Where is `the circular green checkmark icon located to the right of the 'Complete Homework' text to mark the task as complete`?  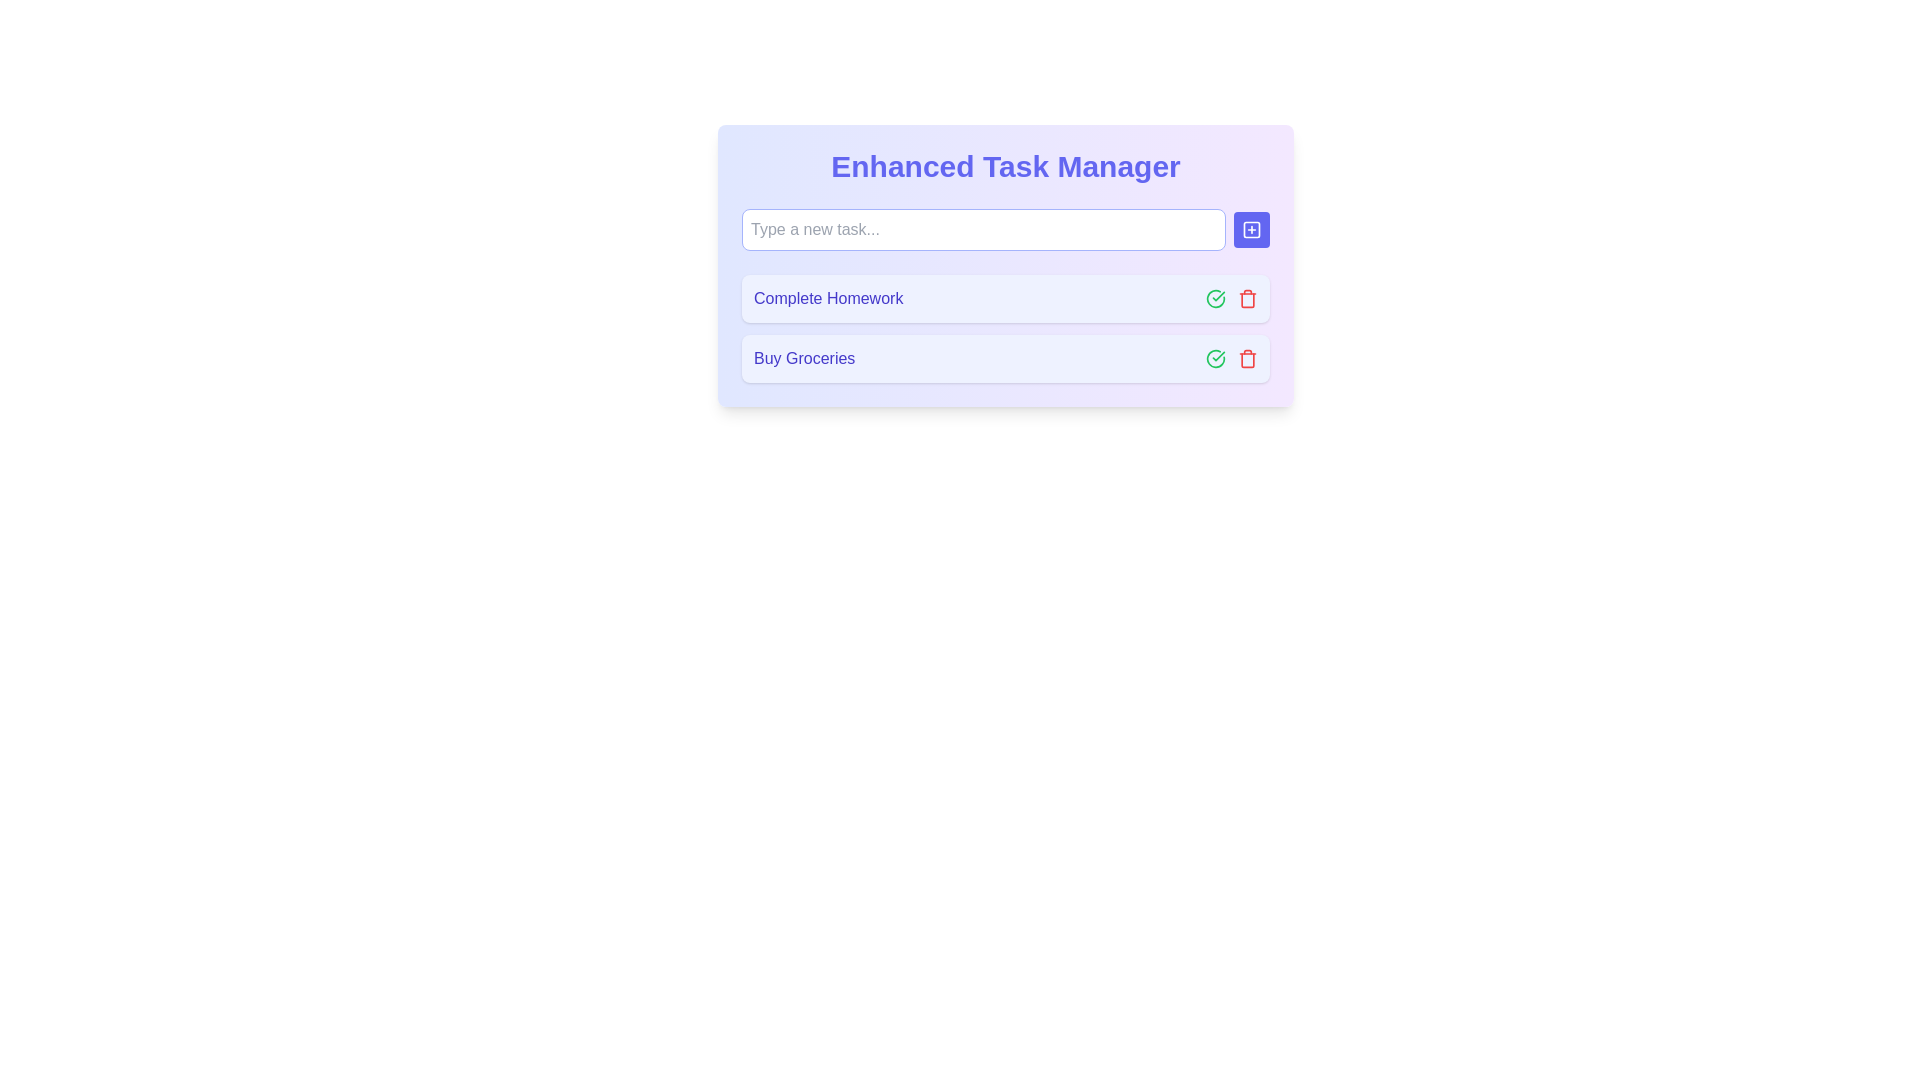 the circular green checkmark icon located to the right of the 'Complete Homework' text to mark the task as complete is located at coordinates (1214, 357).